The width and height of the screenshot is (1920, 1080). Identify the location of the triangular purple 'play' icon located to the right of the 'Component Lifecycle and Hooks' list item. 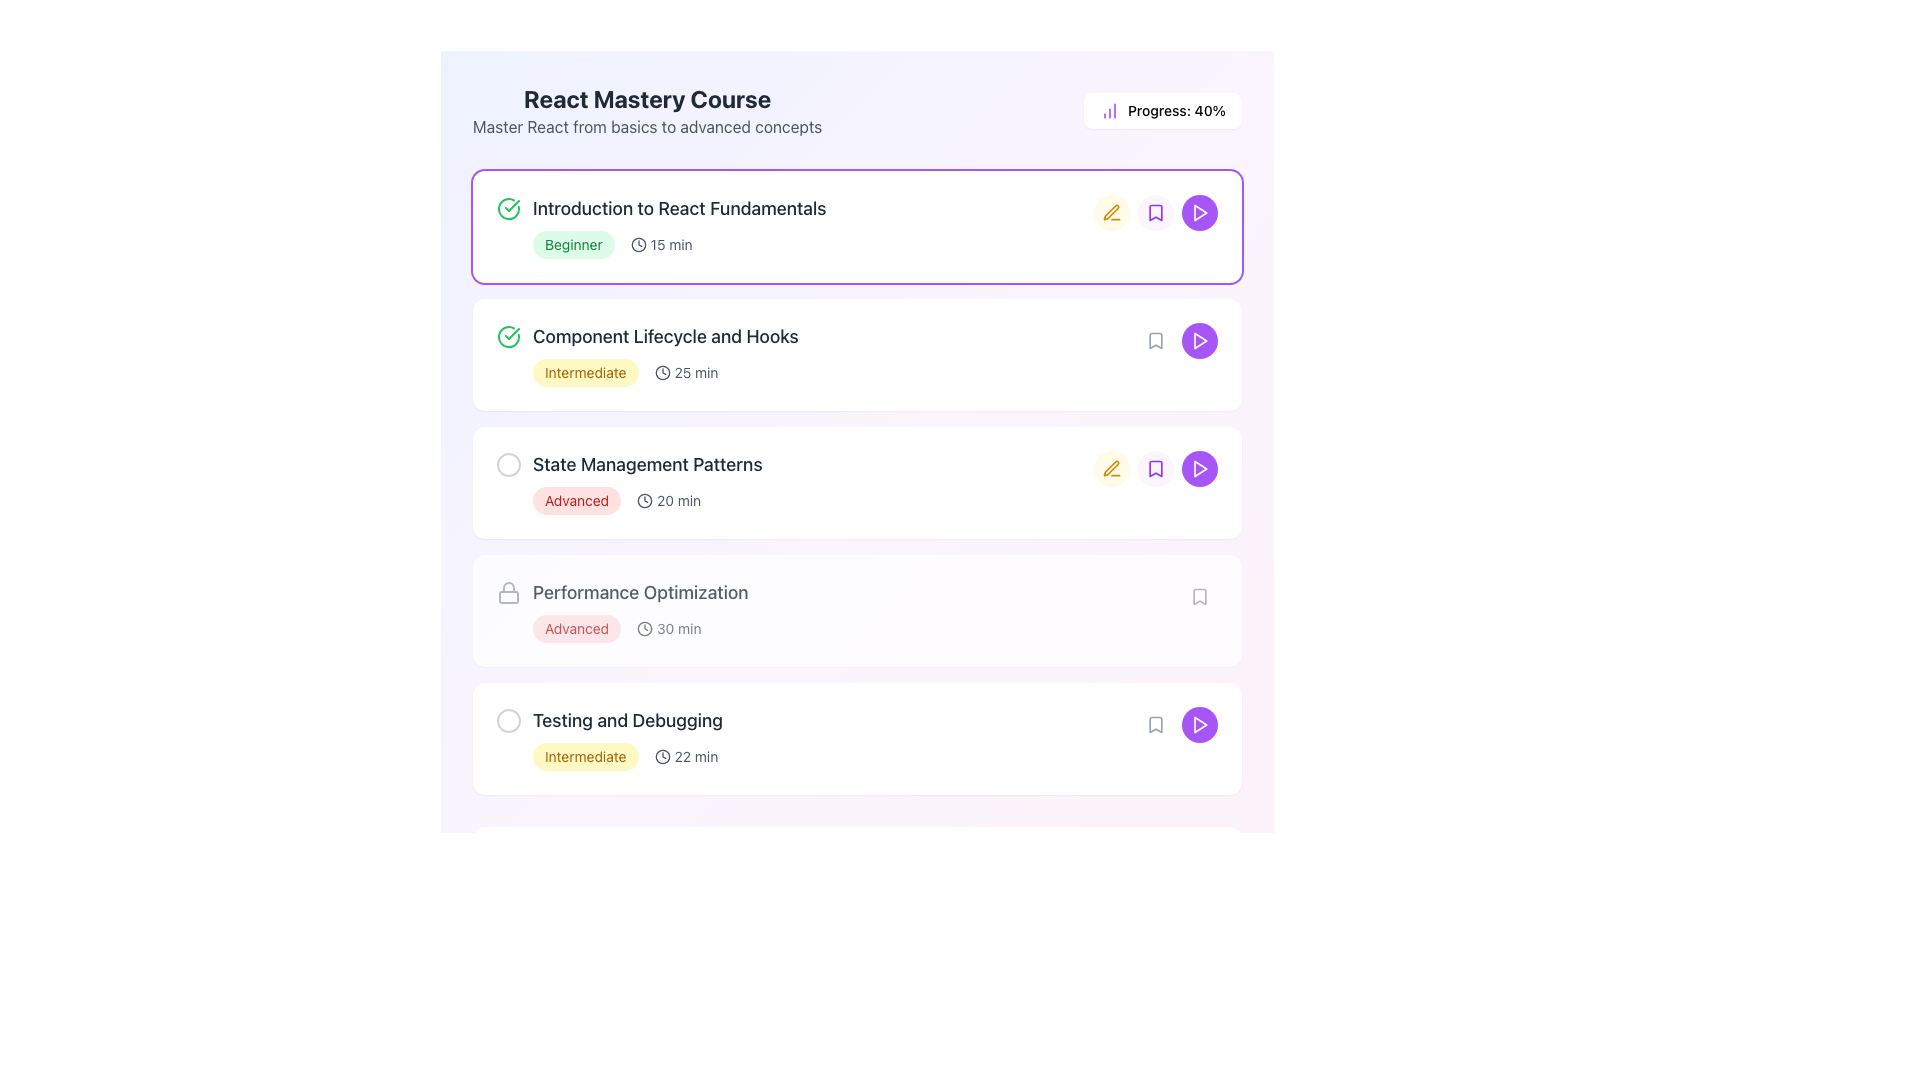
(1200, 469).